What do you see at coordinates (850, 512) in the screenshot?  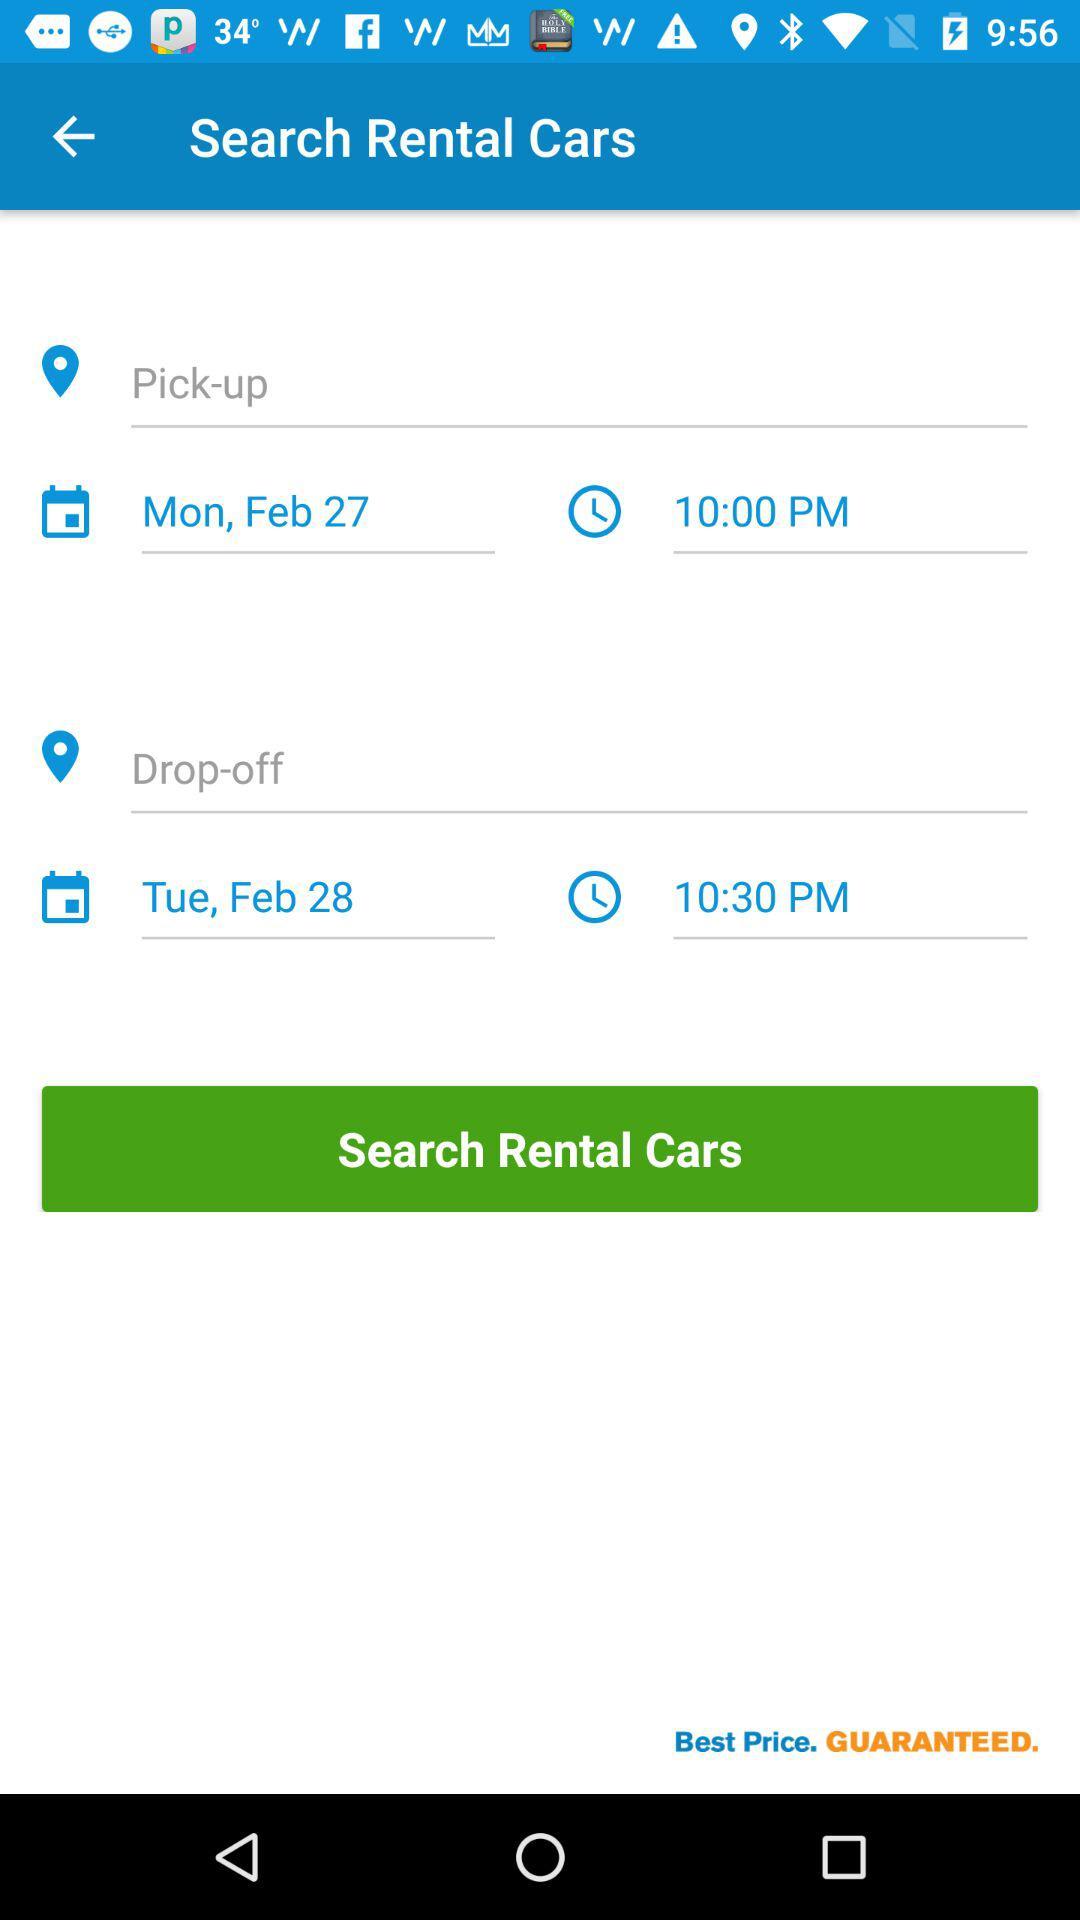 I see `1000 pm` at bounding box center [850, 512].